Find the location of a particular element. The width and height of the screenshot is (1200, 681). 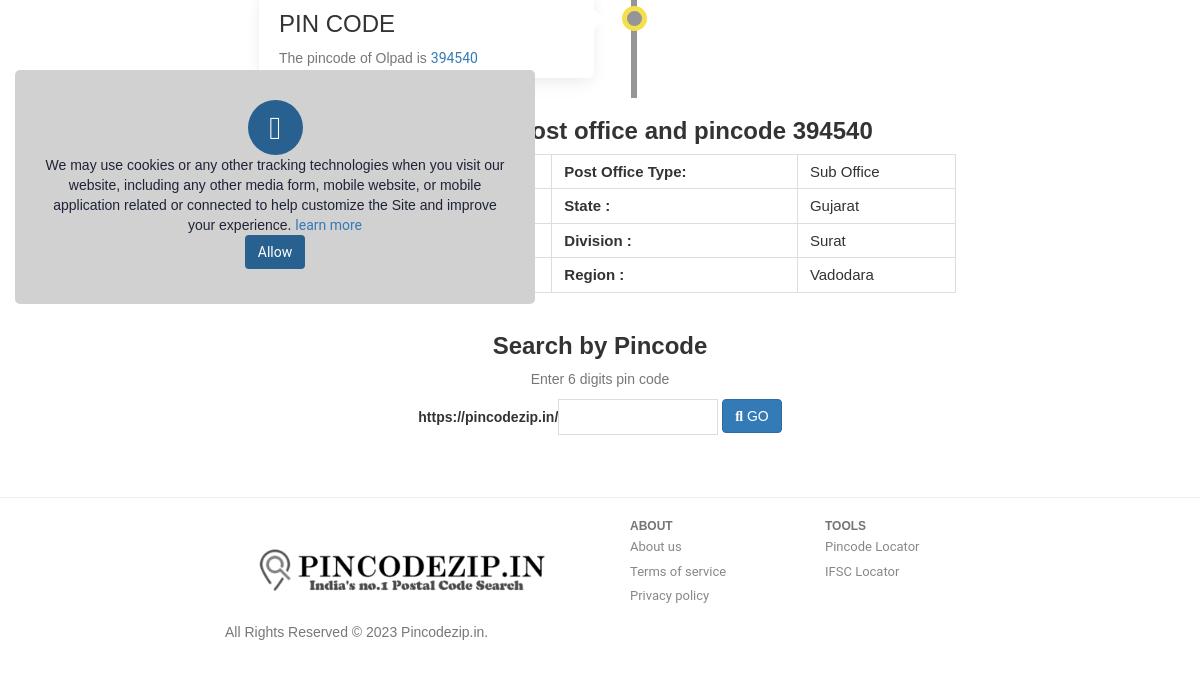

'Post Office:' is located at coordinates (298, 169).